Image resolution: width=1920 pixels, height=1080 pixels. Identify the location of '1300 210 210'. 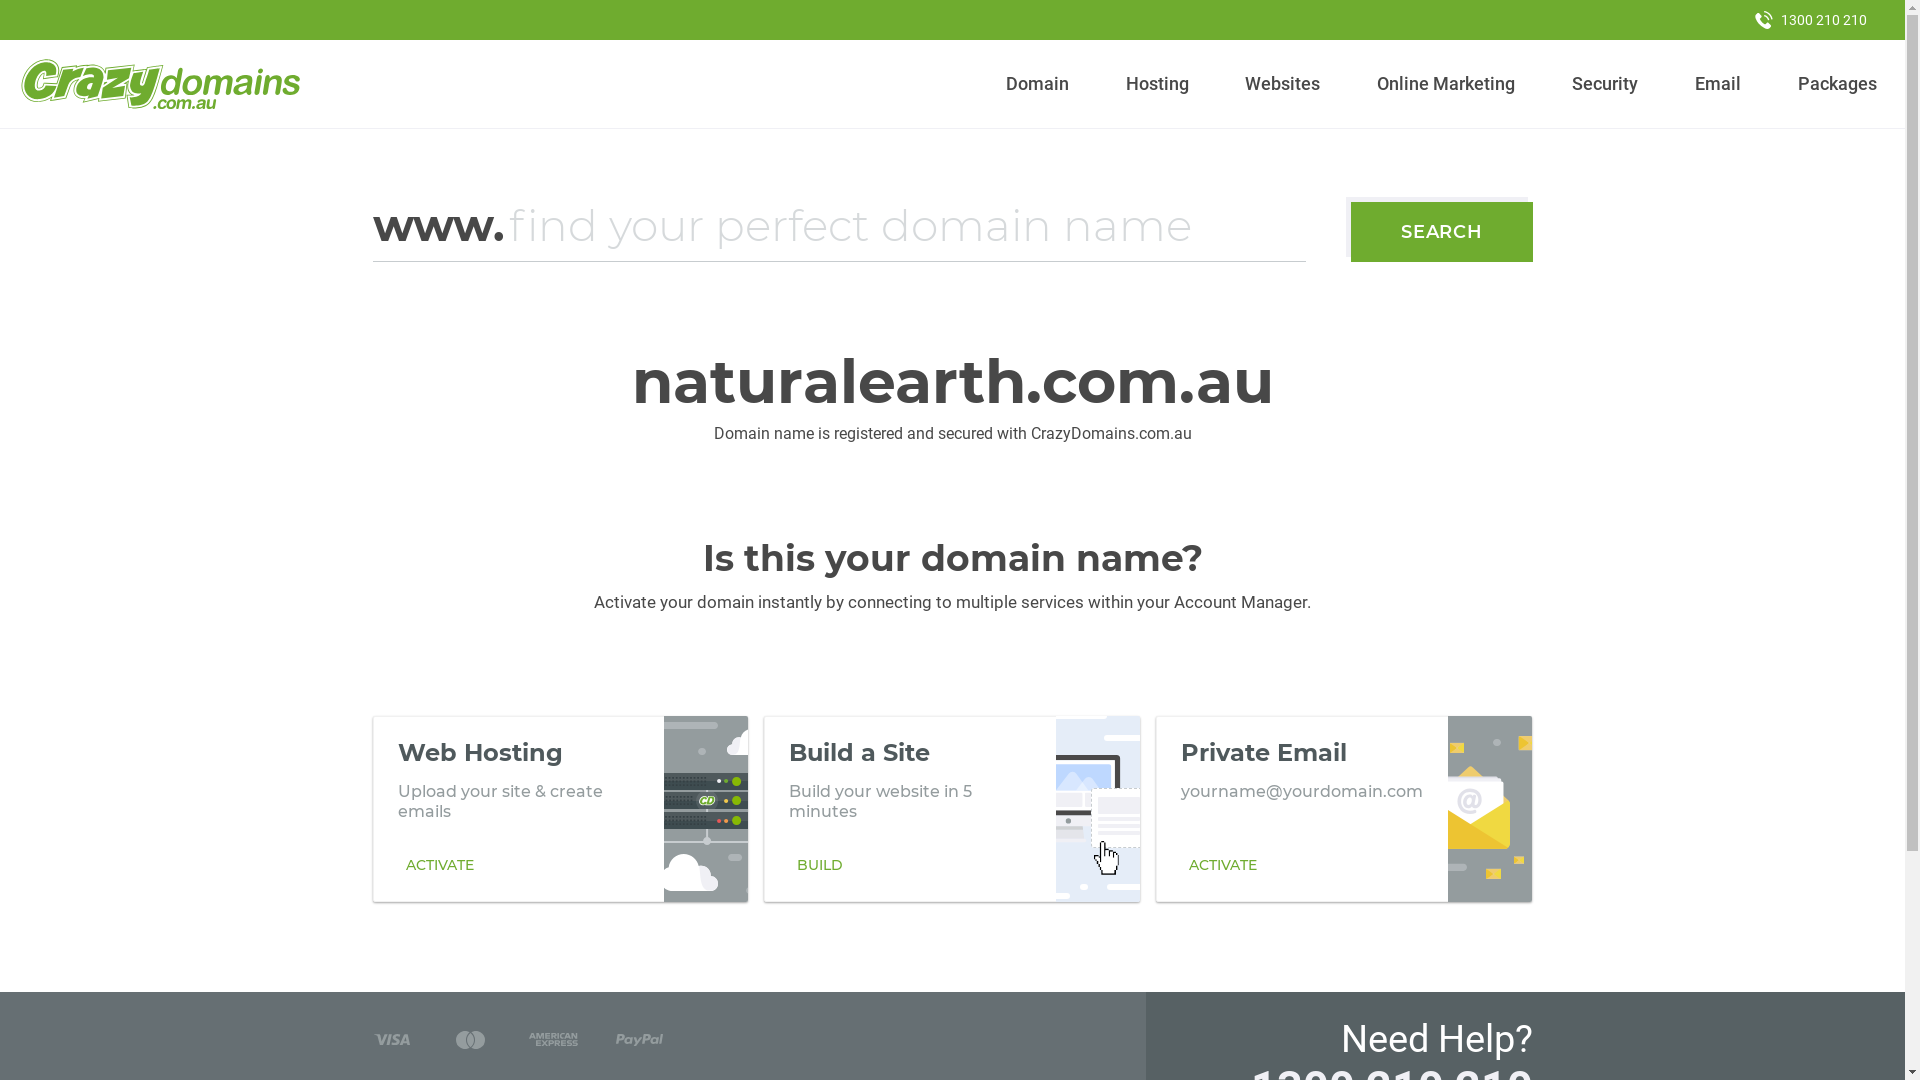
(1810, 19).